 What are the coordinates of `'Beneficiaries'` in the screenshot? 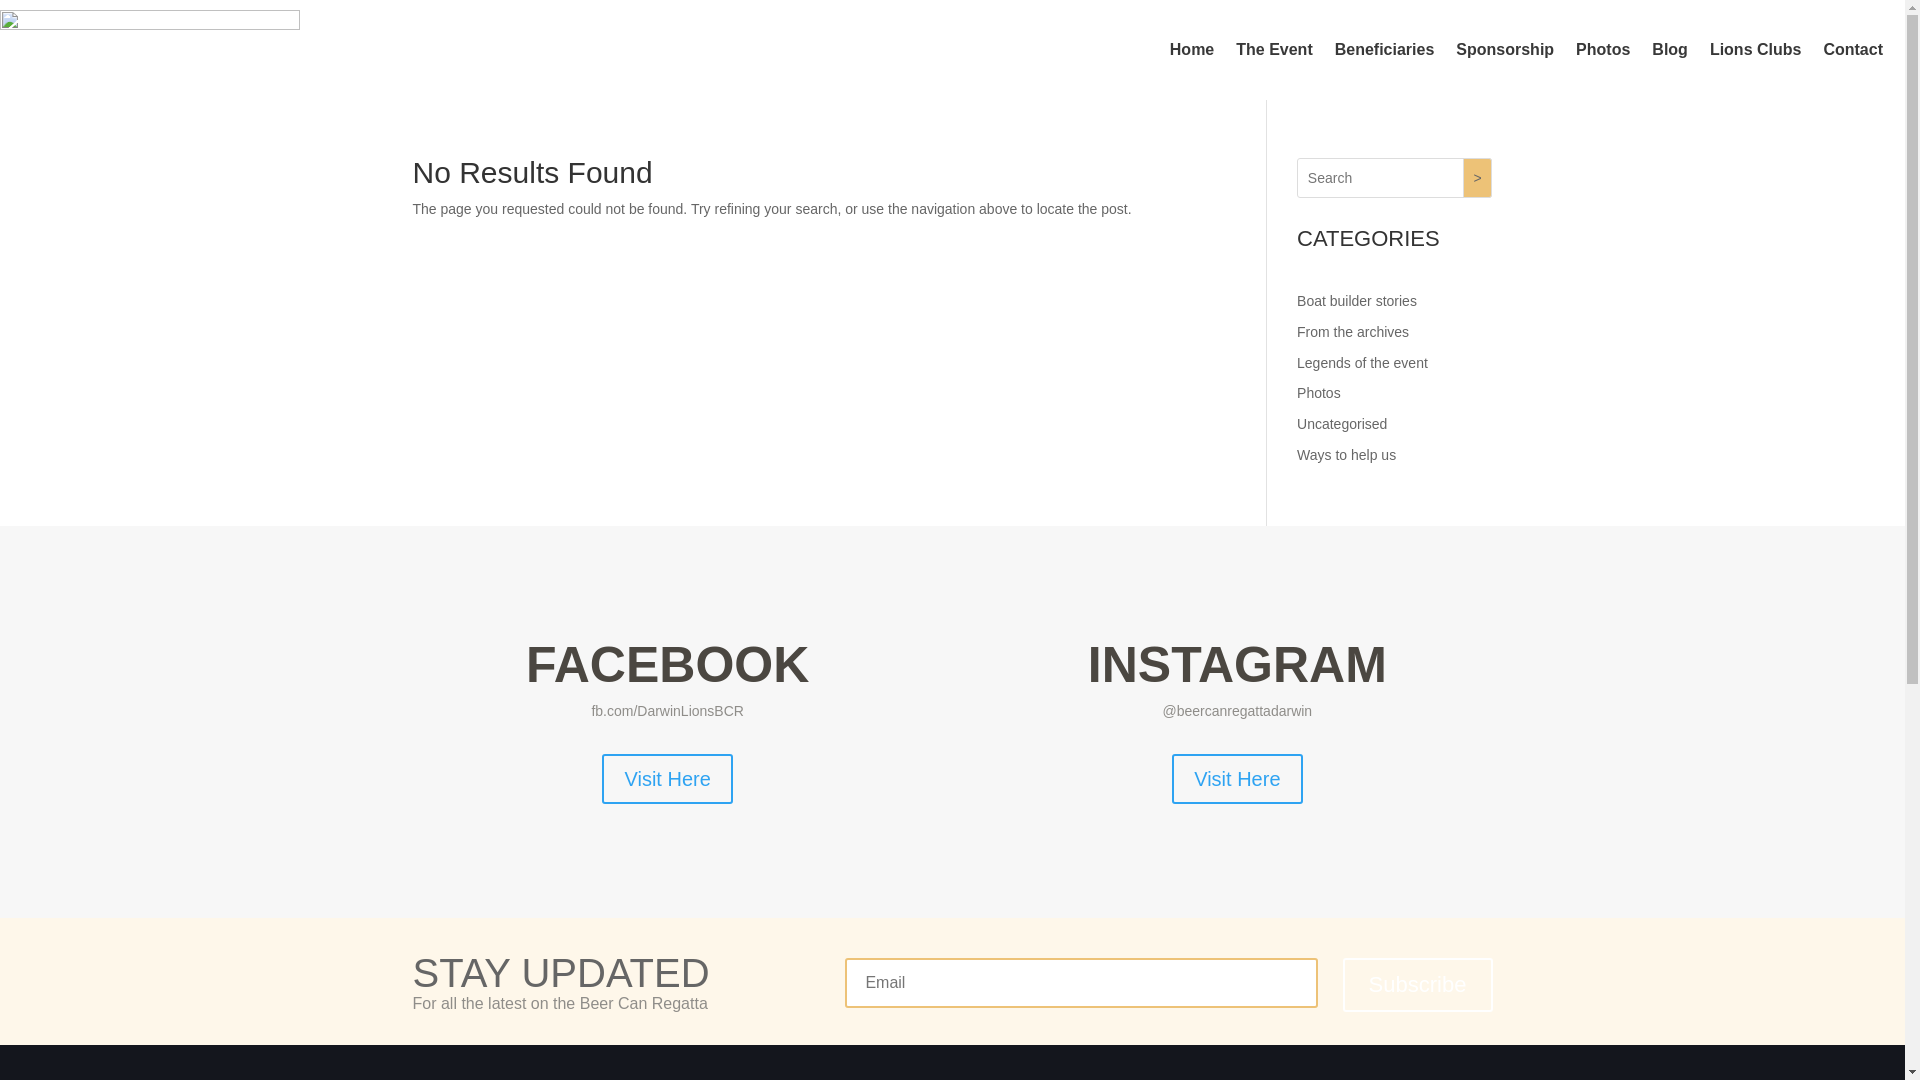 It's located at (1384, 49).